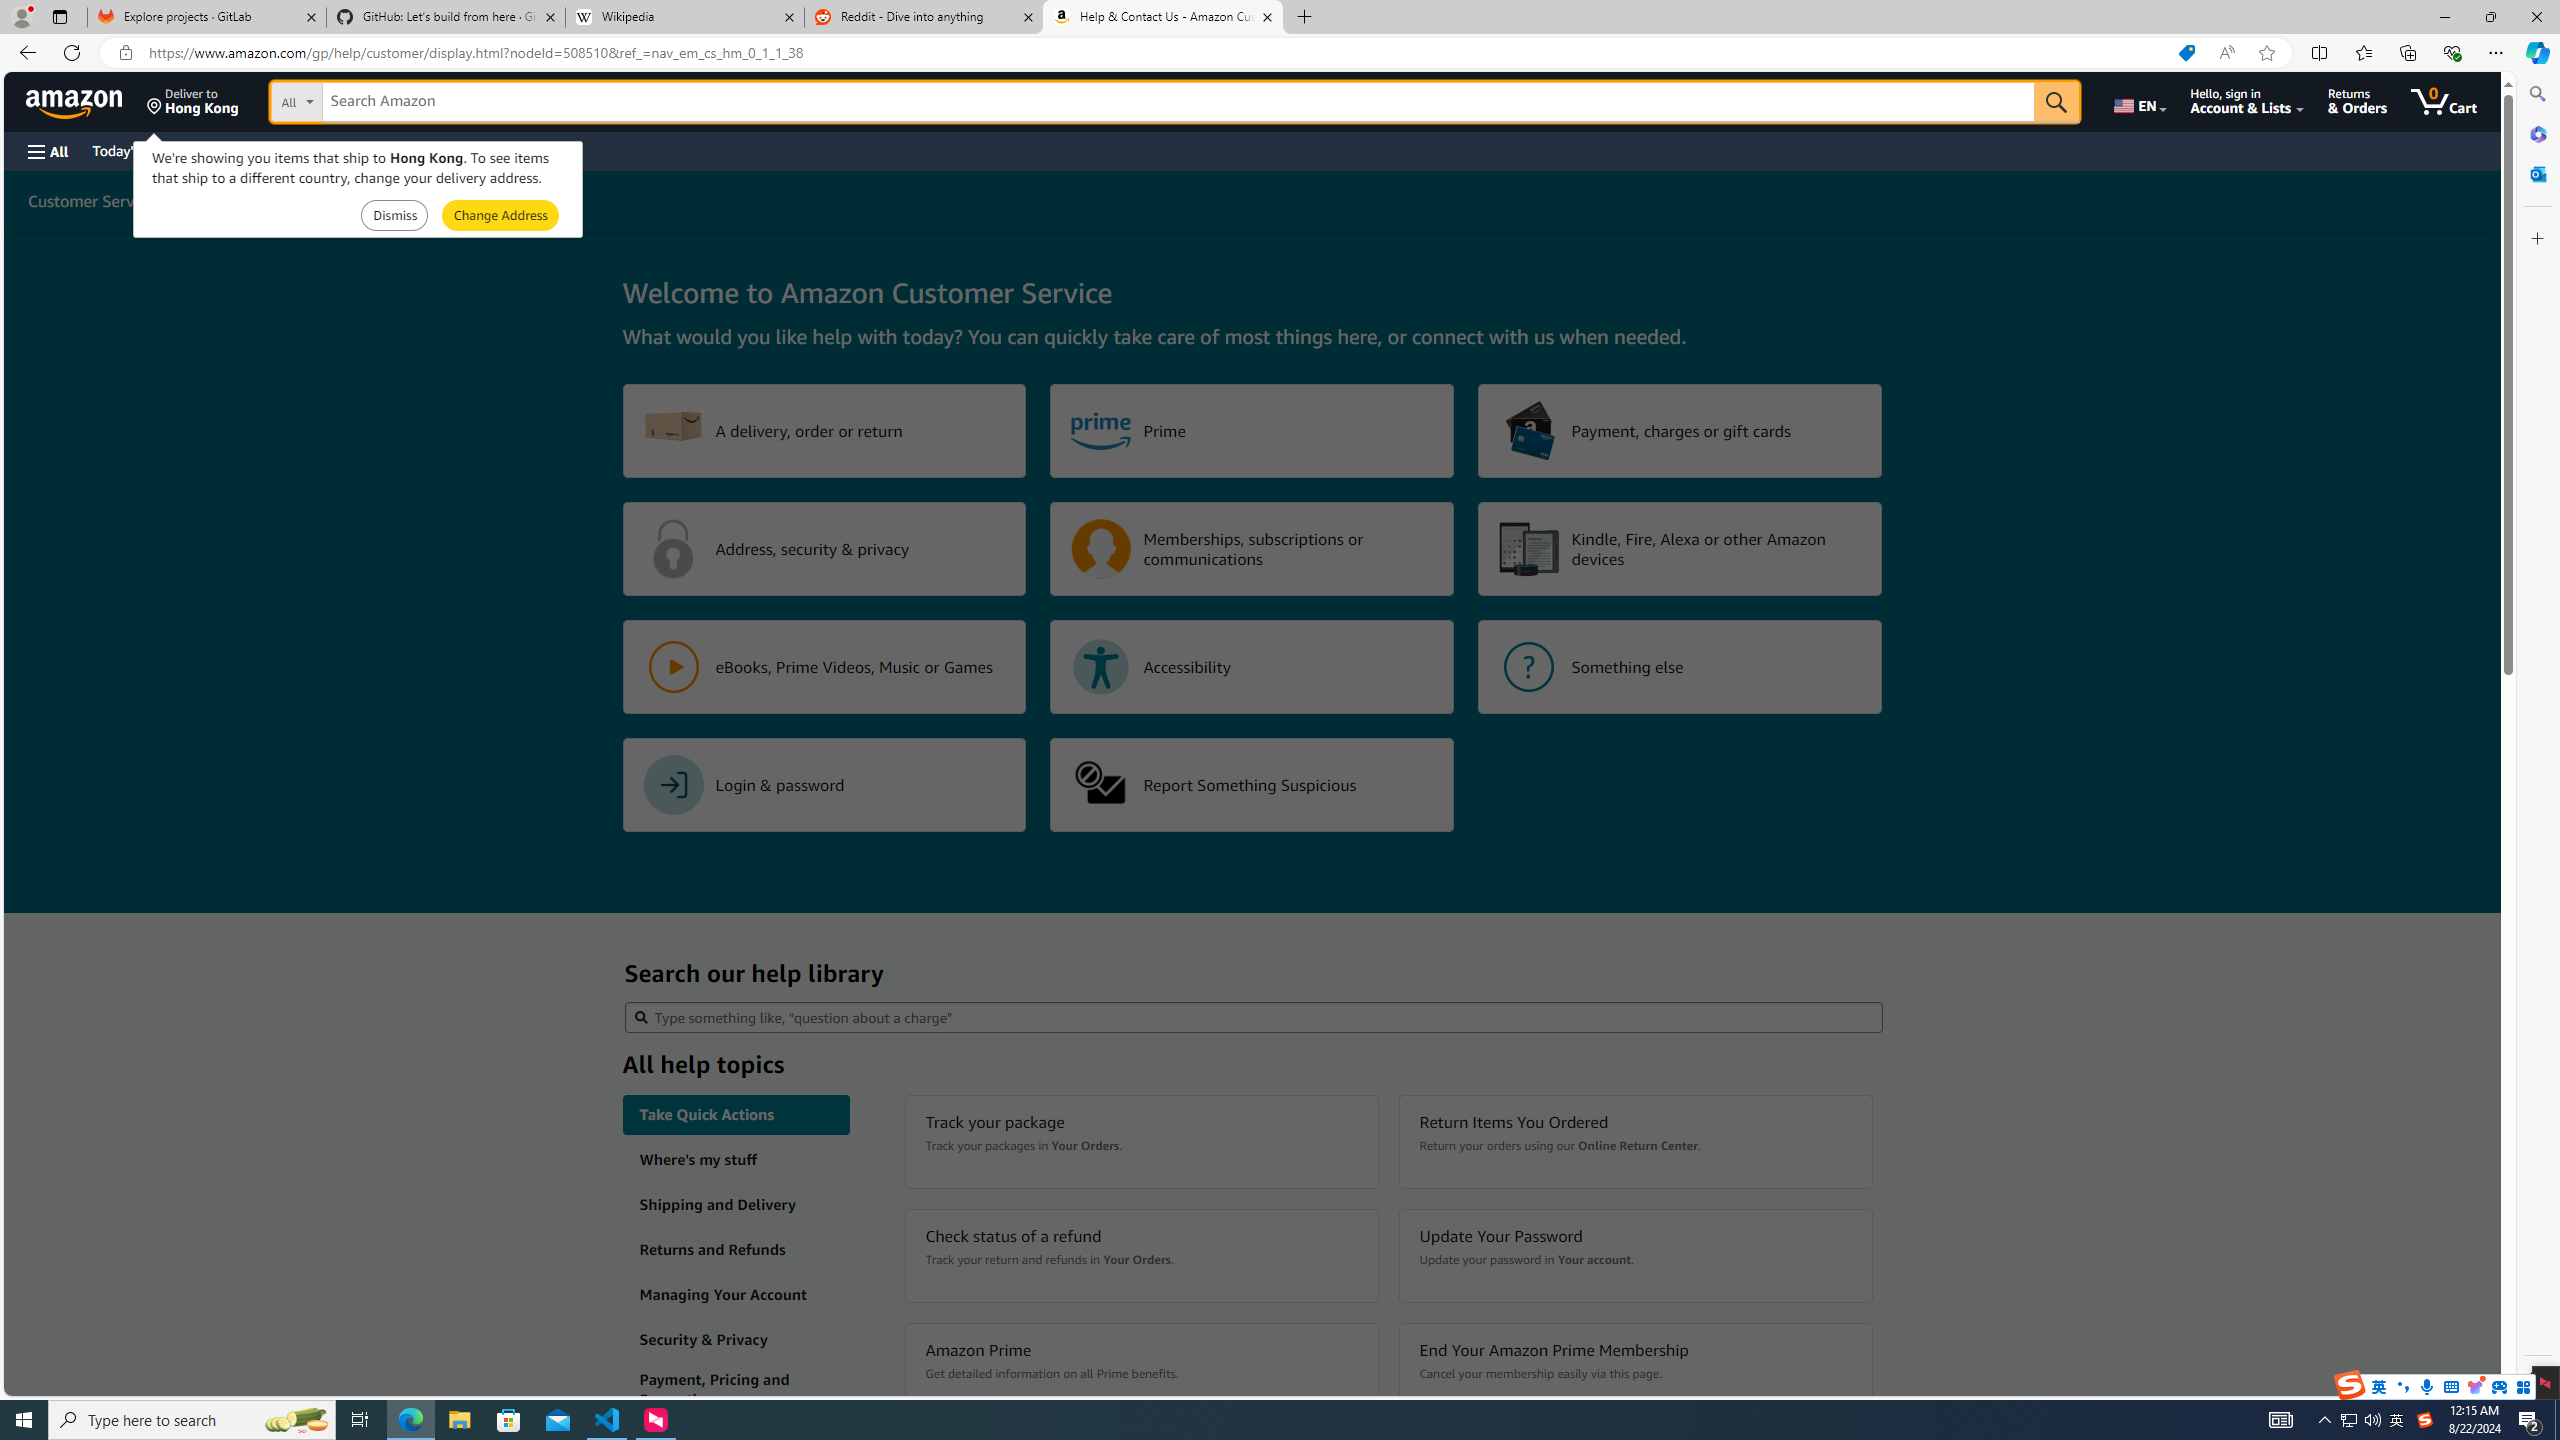 This screenshot has width=2560, height=1440. Describe the element at coordinates (91, 199) in the screenshot. I see `'Customer Service'` at that location.